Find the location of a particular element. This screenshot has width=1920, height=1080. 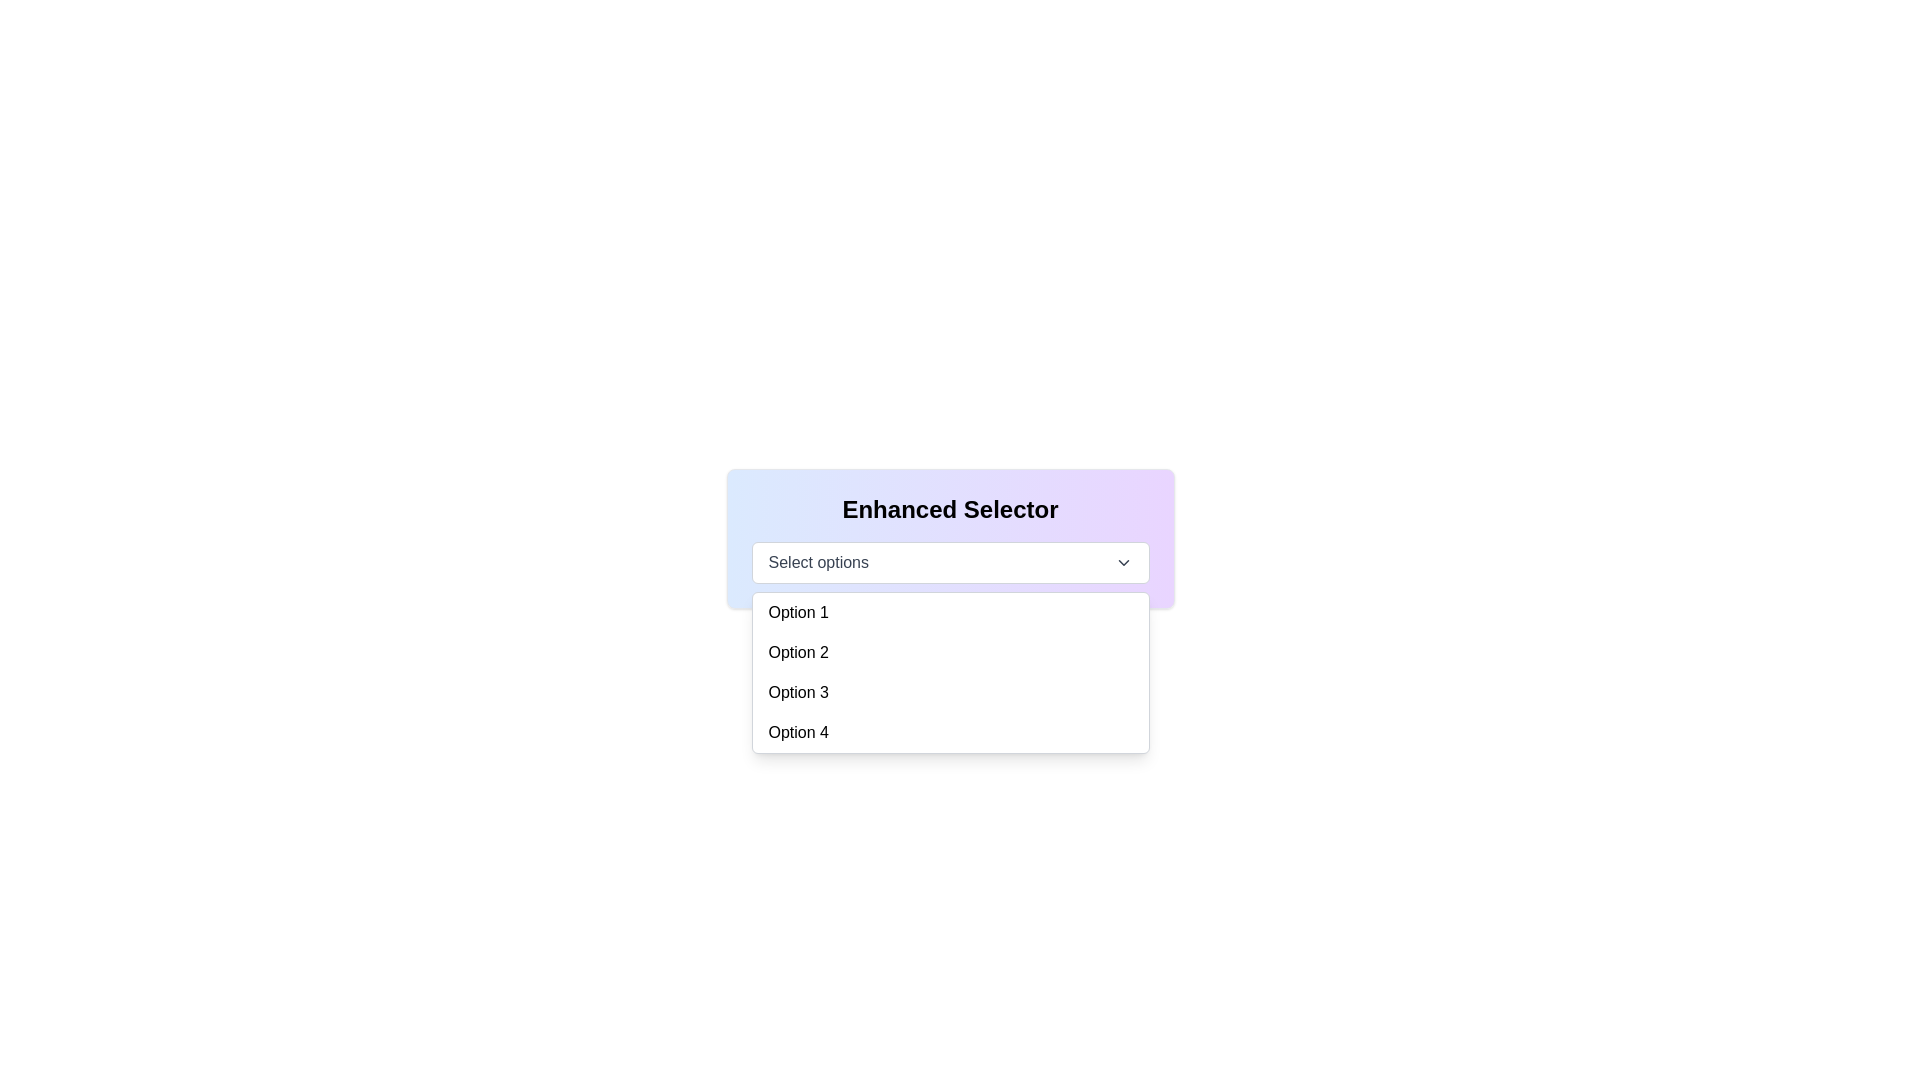

an option from the dropdown menu labeled 'Select options' by clicking on it is located at coordinates (949, 563).